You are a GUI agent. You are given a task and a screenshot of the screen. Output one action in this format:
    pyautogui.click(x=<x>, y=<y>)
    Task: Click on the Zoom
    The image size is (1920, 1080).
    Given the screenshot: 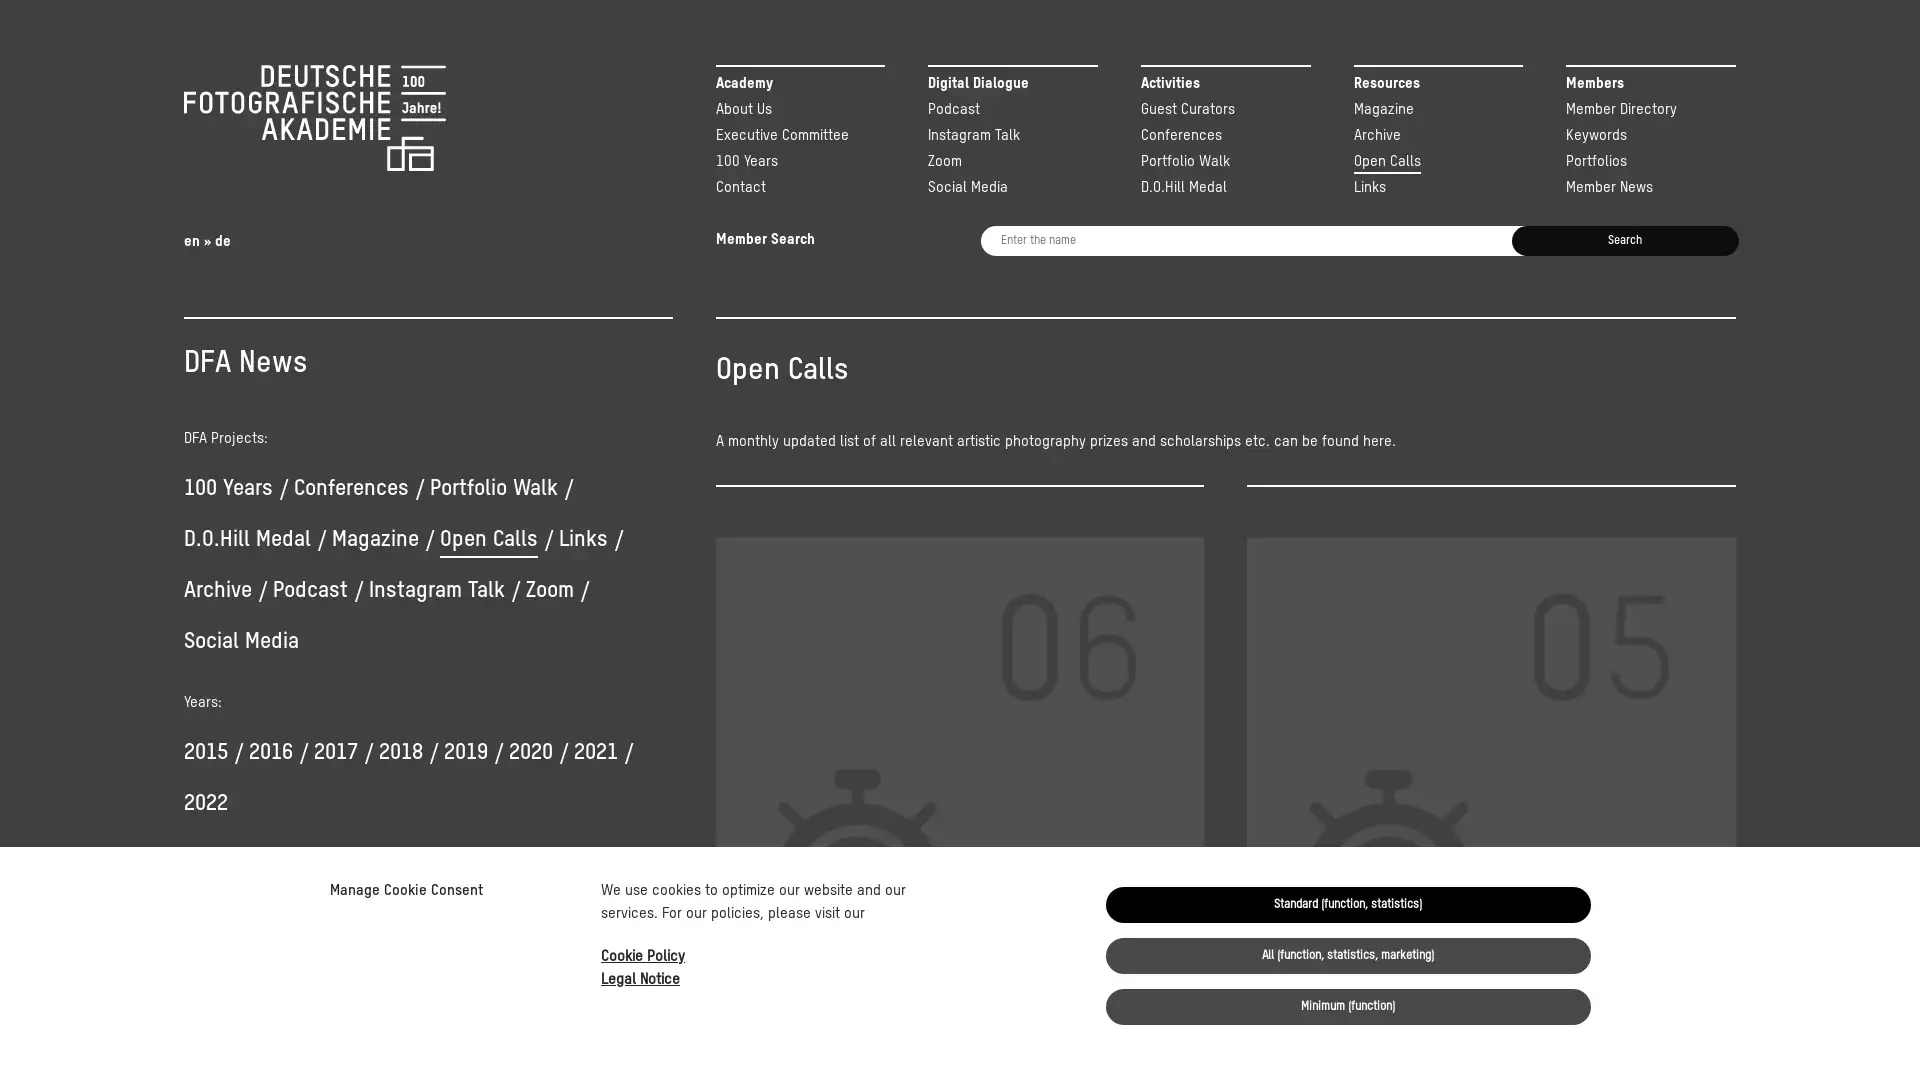 What is the action you would take?
    pyautogui.click(x=550, y=589)
    